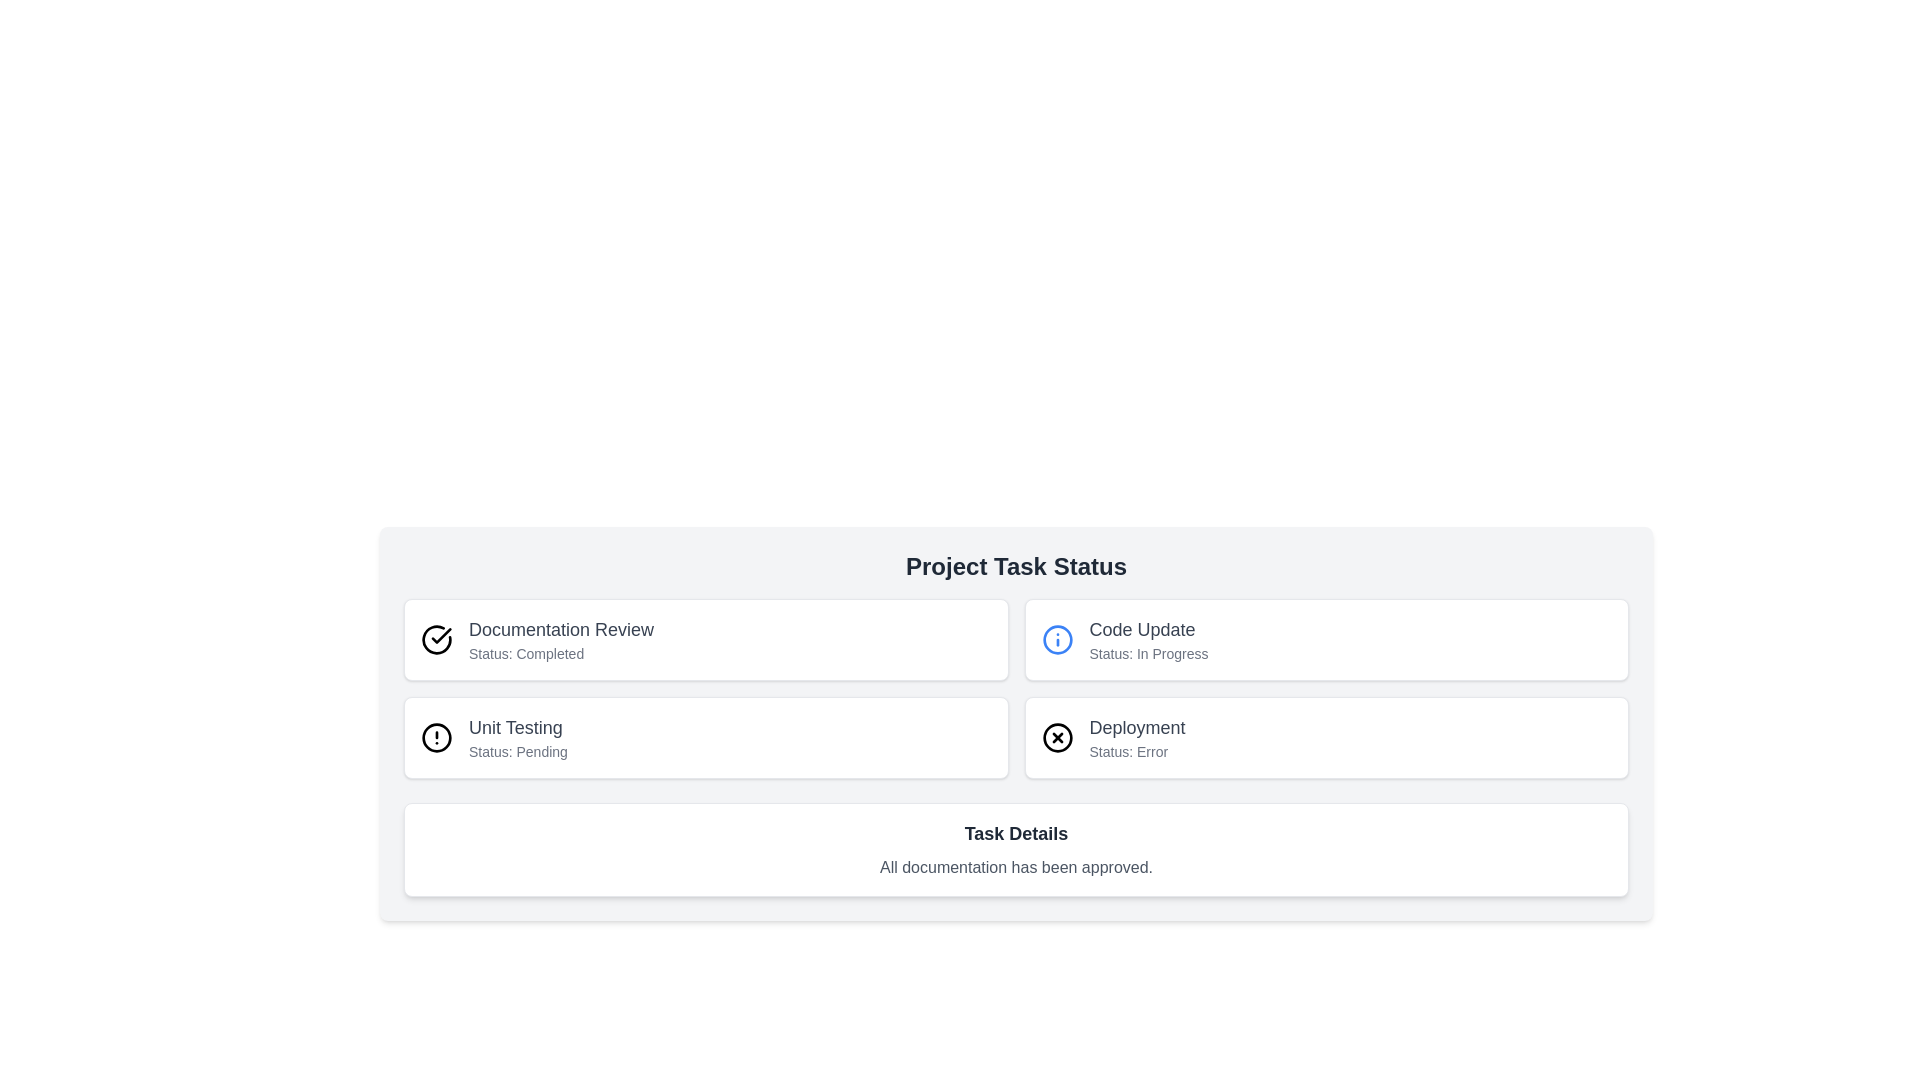 This screenshot has height=1080, width=1920. Describe the element at coordinates (706, 640) in the screenshot. I see `the 'Documentation Review' task status display card, which indicates the task is marked as 'Completed', located in the top-left quadrant of the 'Project Task Status' section` at that location.